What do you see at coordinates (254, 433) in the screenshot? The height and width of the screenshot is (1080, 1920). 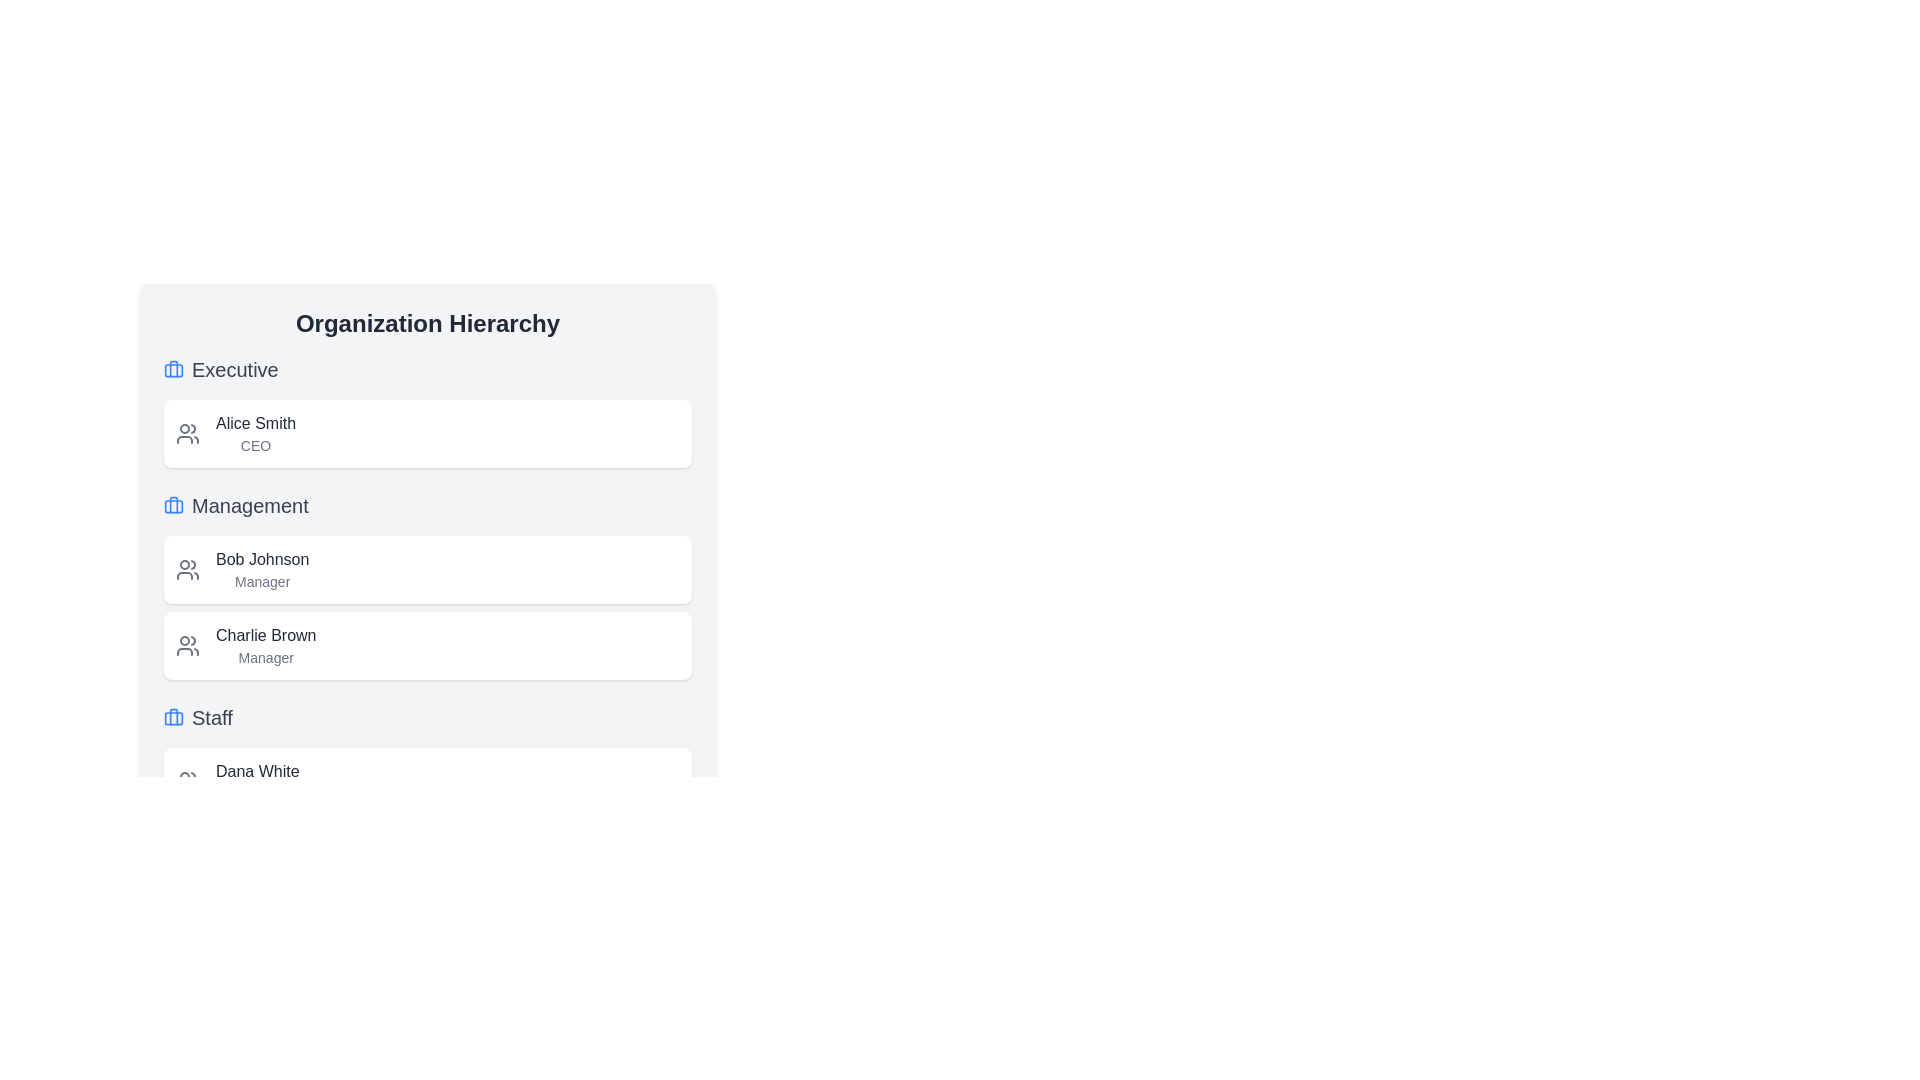 I see `the text display component that shows 'Alice Smith, CEO' within the topmost card in the 'Executive' section of the 'Organization Hierarchy'` at bounding box center [254, 433].